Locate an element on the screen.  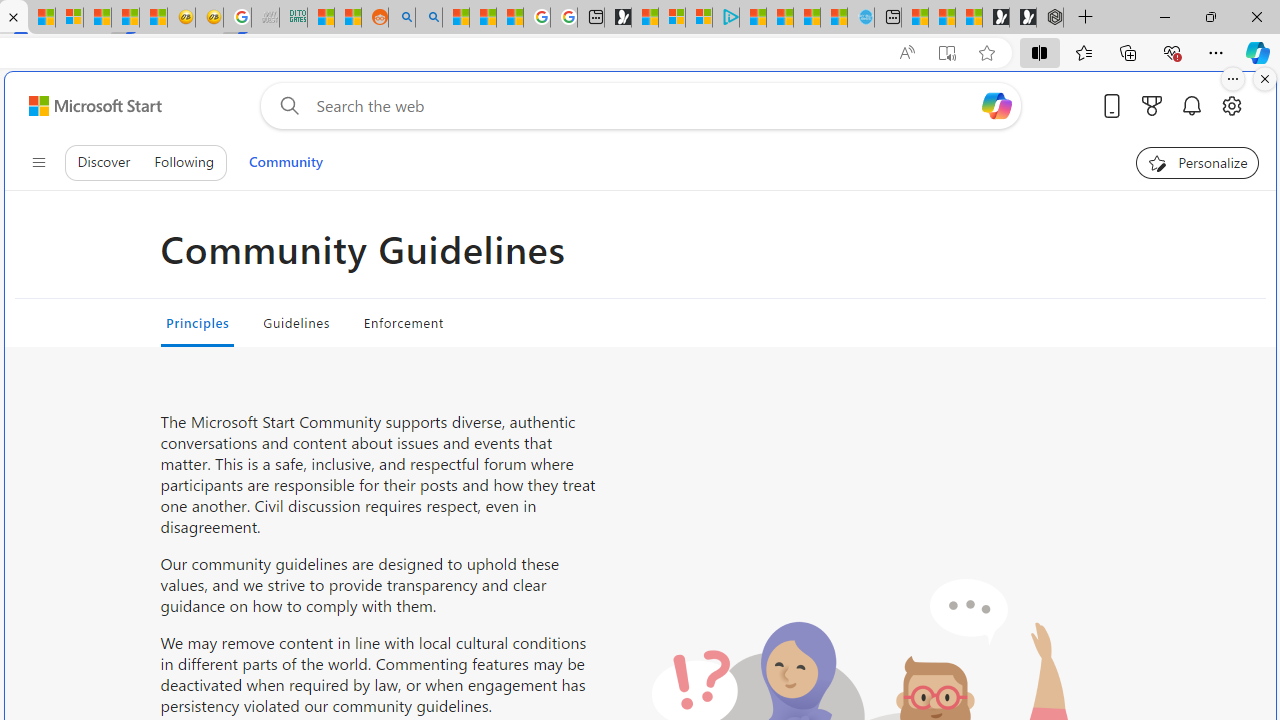
'More options.' is located at coordinates (1232, 78).